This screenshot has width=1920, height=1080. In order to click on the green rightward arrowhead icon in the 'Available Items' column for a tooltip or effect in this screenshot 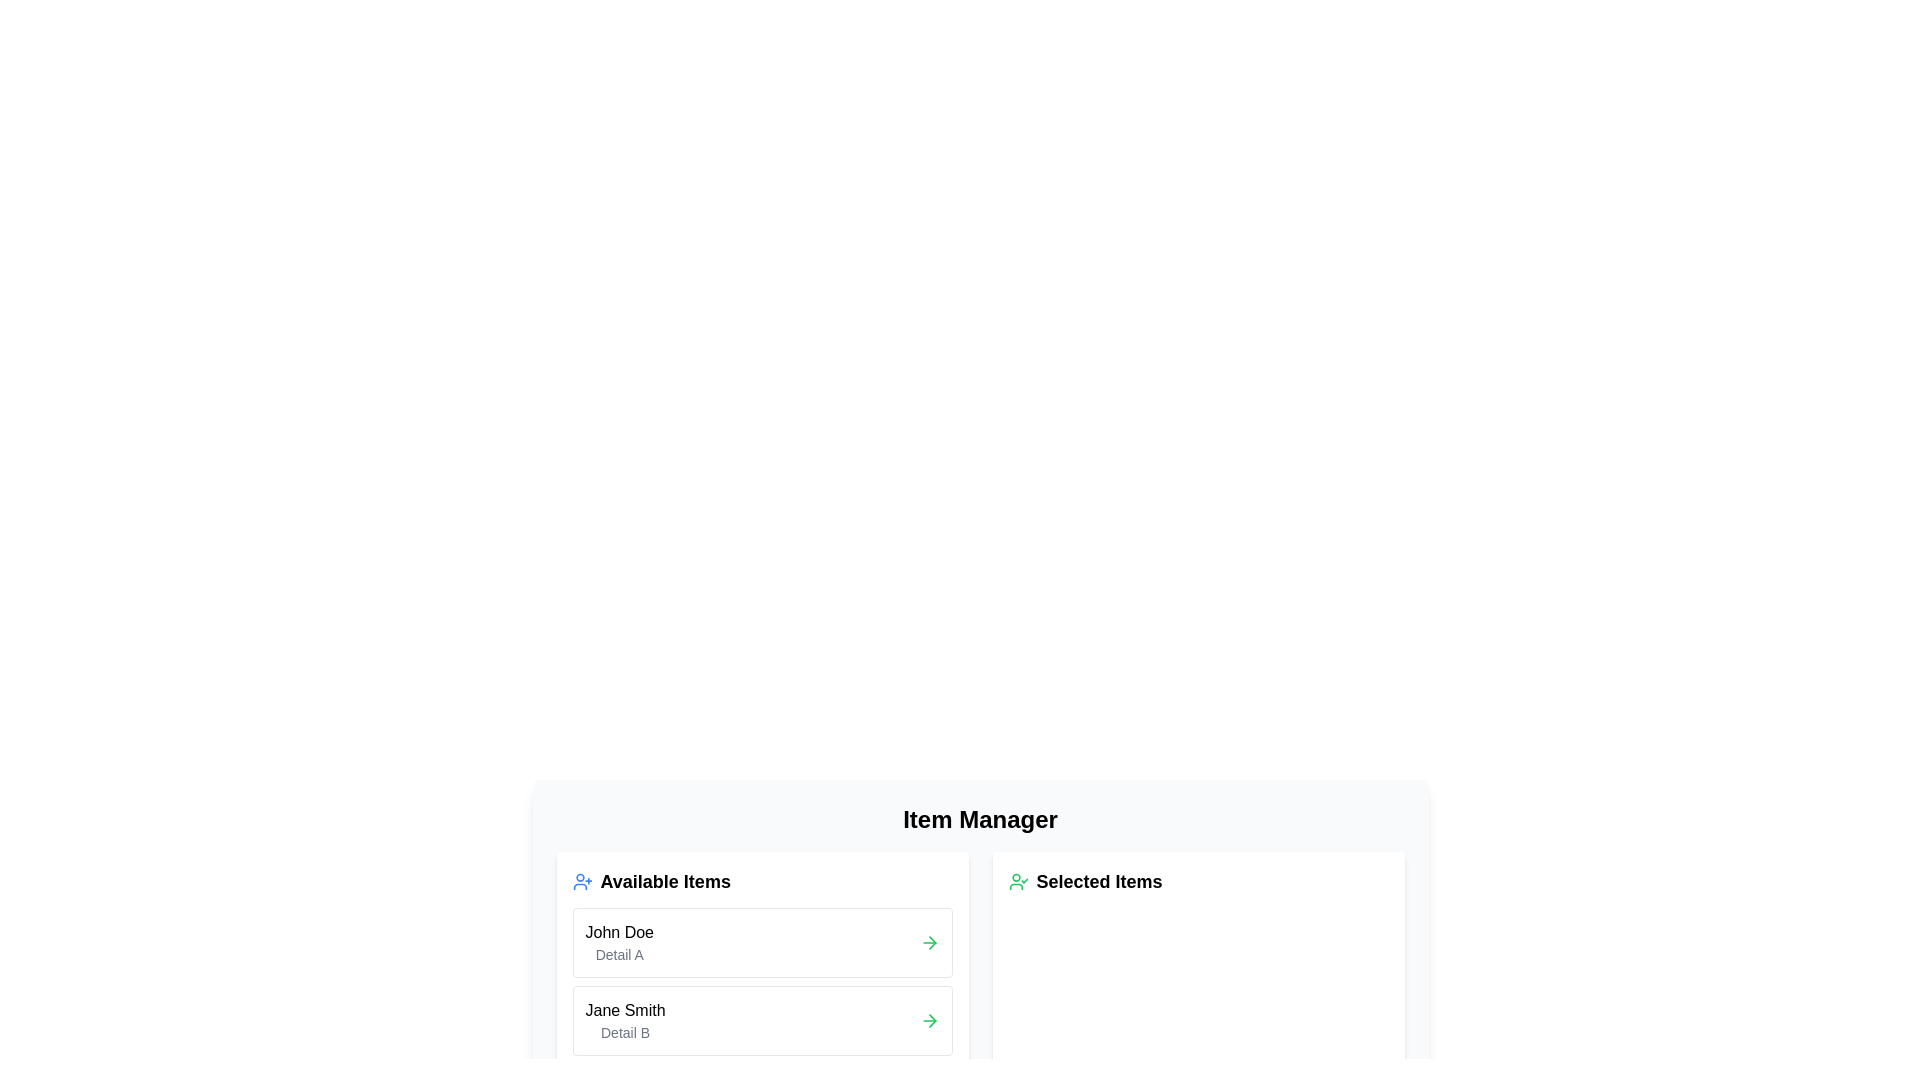, I will do `click(931, 1021)`.